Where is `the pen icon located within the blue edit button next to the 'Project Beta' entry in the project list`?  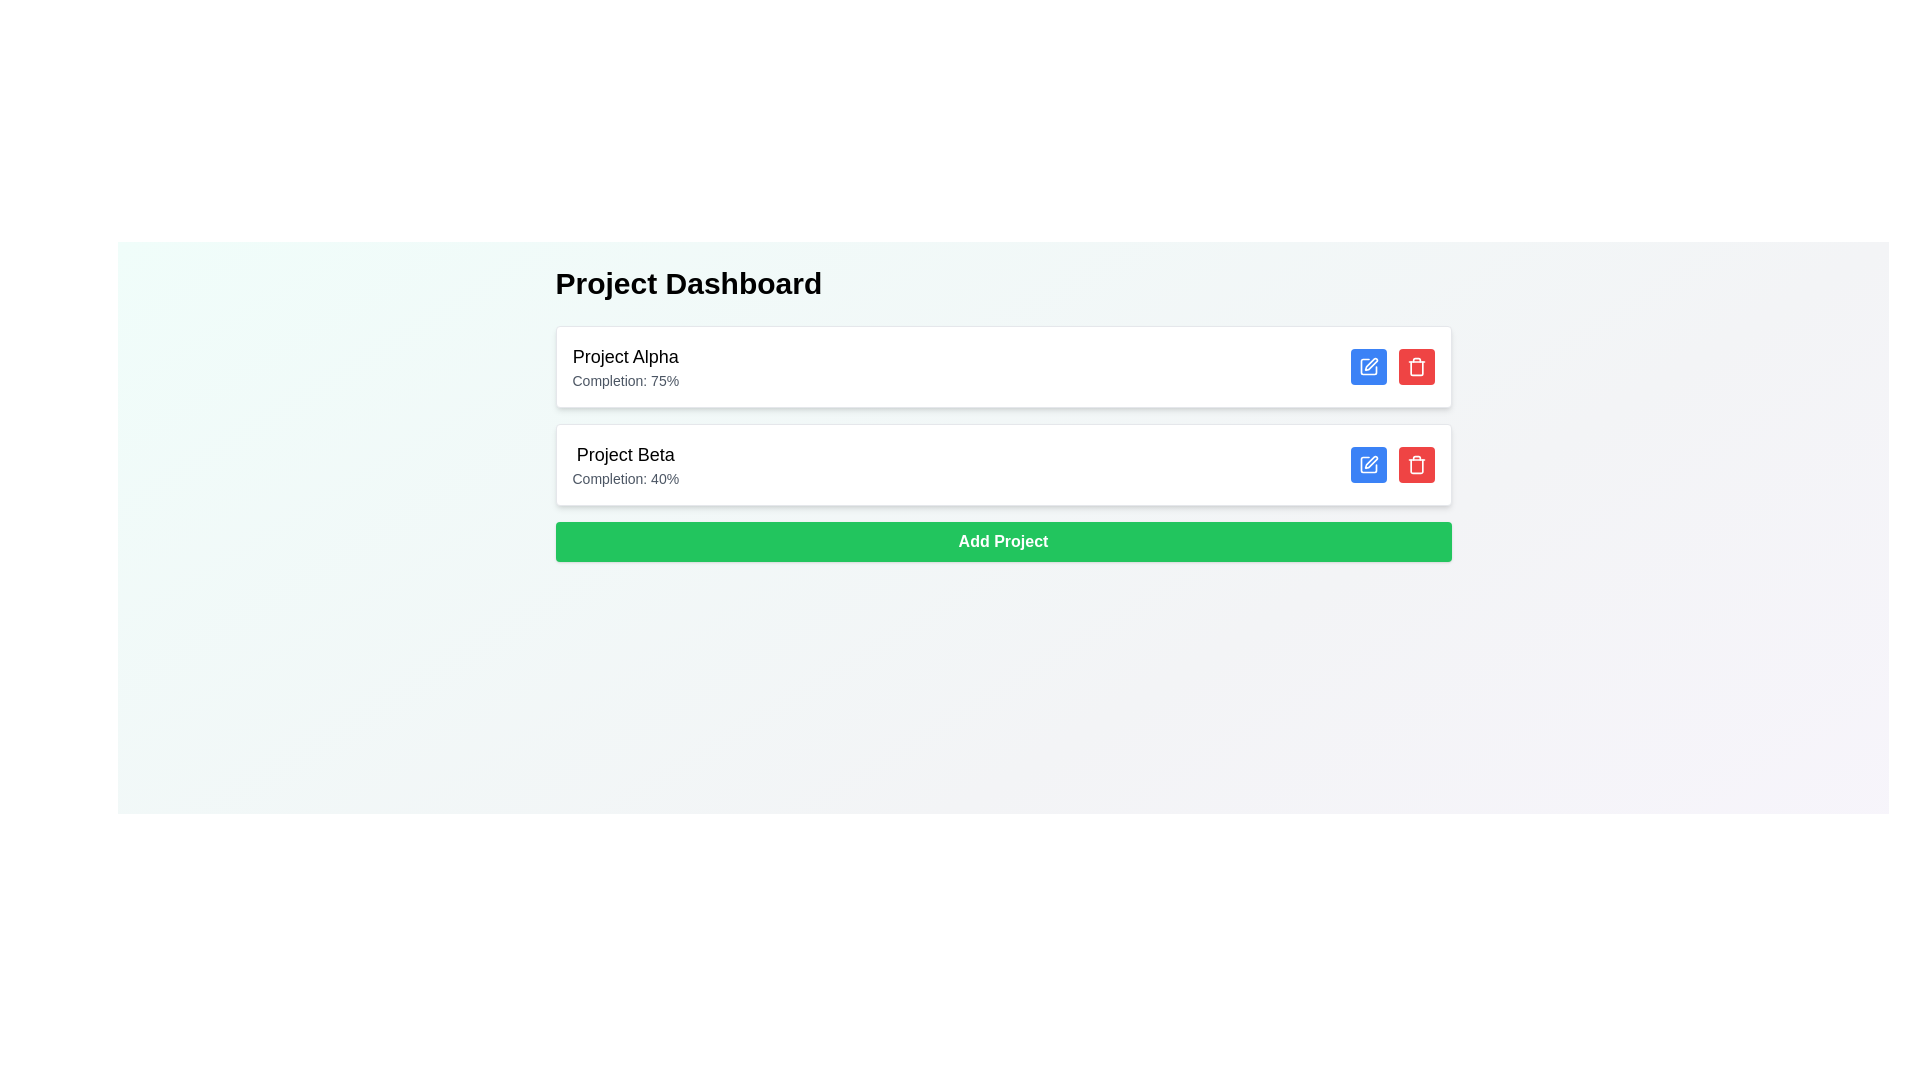 the pen icon located within the blue edit button next to the 'Project Beta' entry in the project list is located at coordinates (1367, 366).